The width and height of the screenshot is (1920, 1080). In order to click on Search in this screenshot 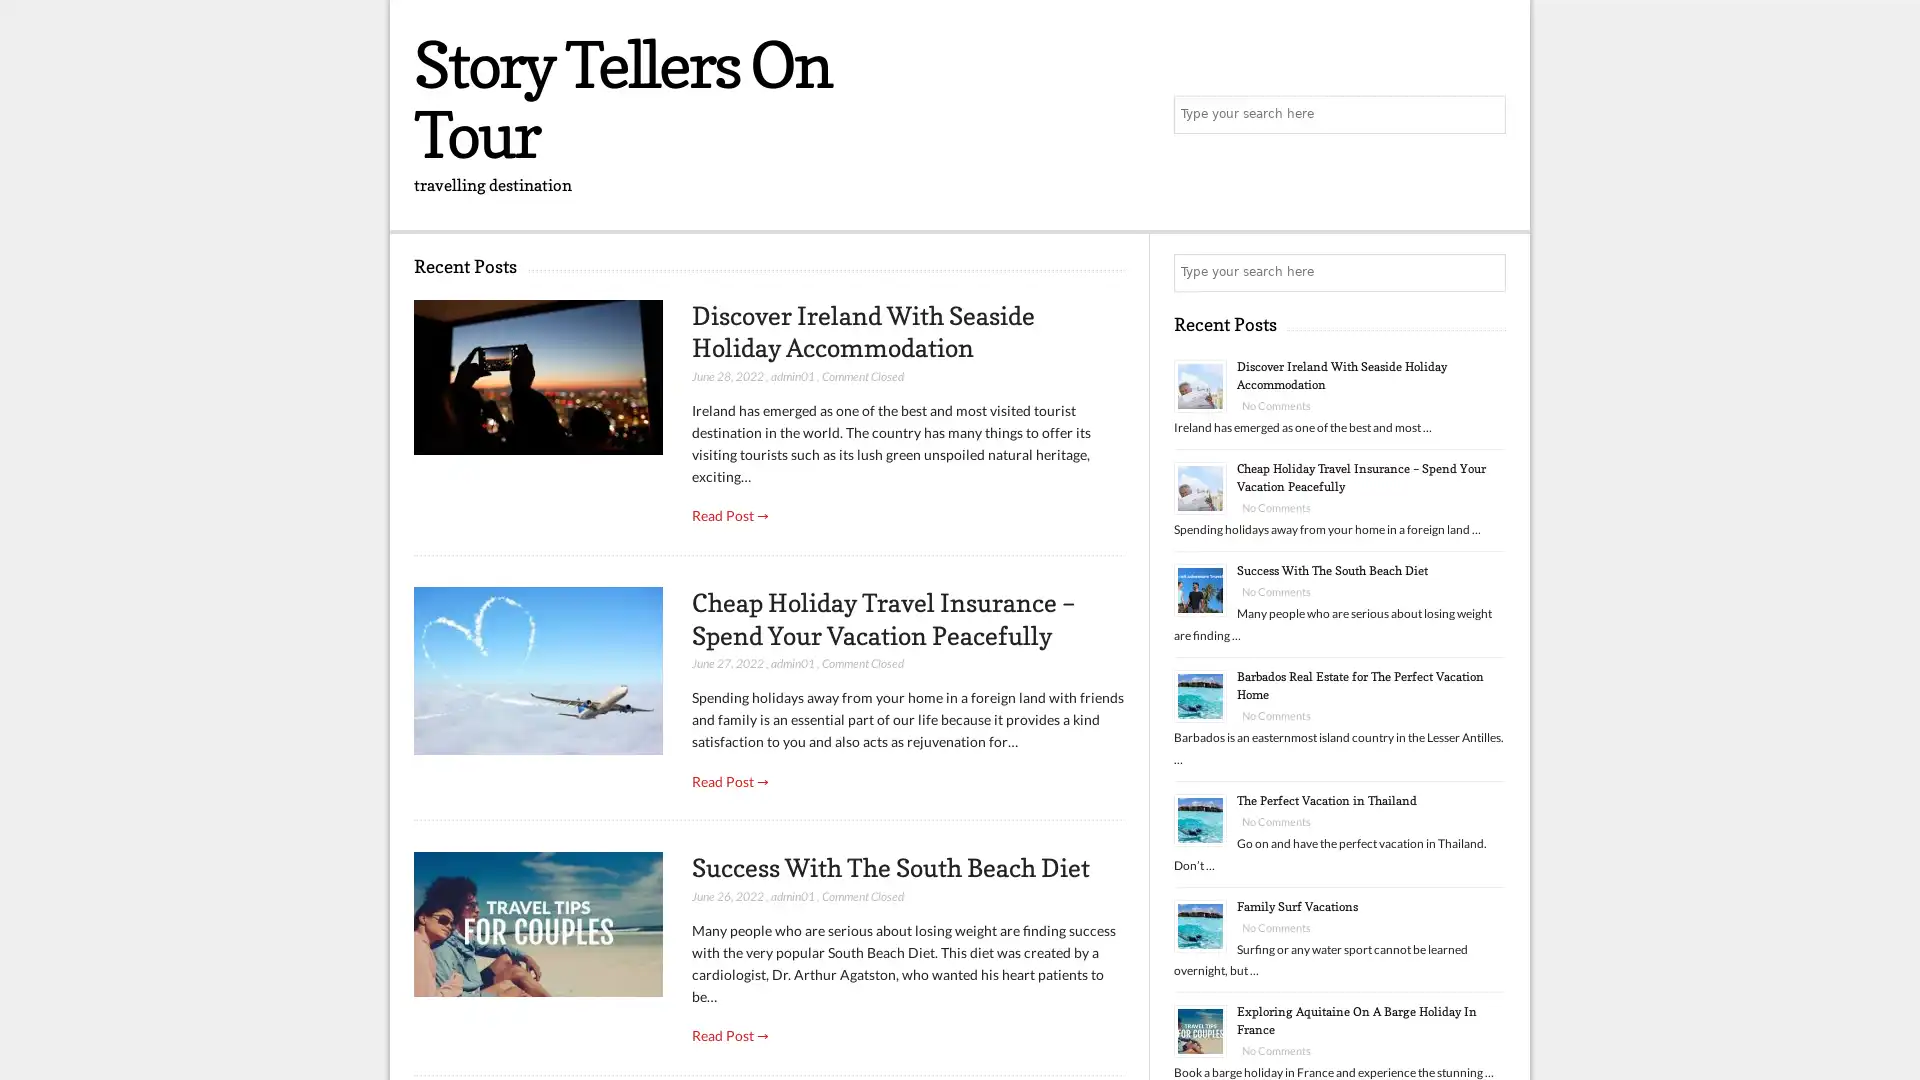, I will do `click(1485, 115)`.